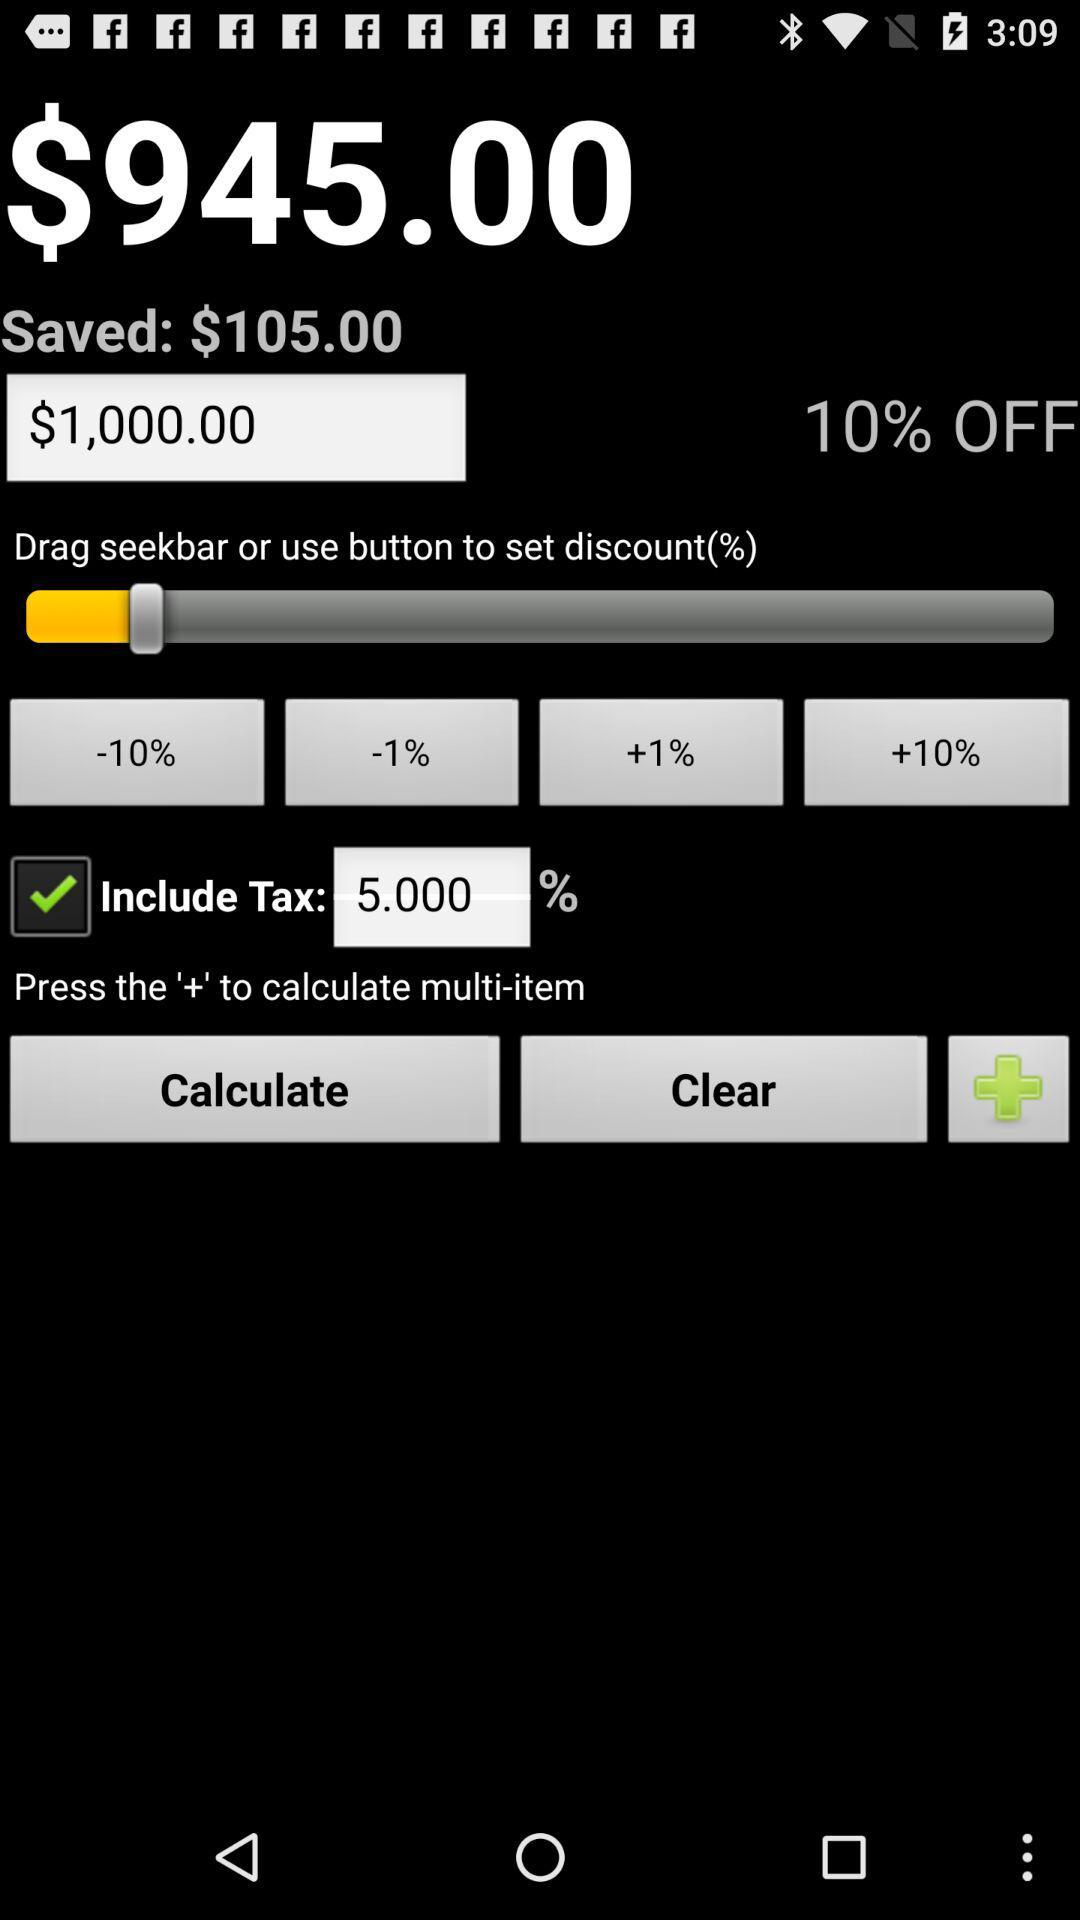 The height and width of the screenshot is (1920, 1080). I want to click on the add icon, so click(1009, 1171).